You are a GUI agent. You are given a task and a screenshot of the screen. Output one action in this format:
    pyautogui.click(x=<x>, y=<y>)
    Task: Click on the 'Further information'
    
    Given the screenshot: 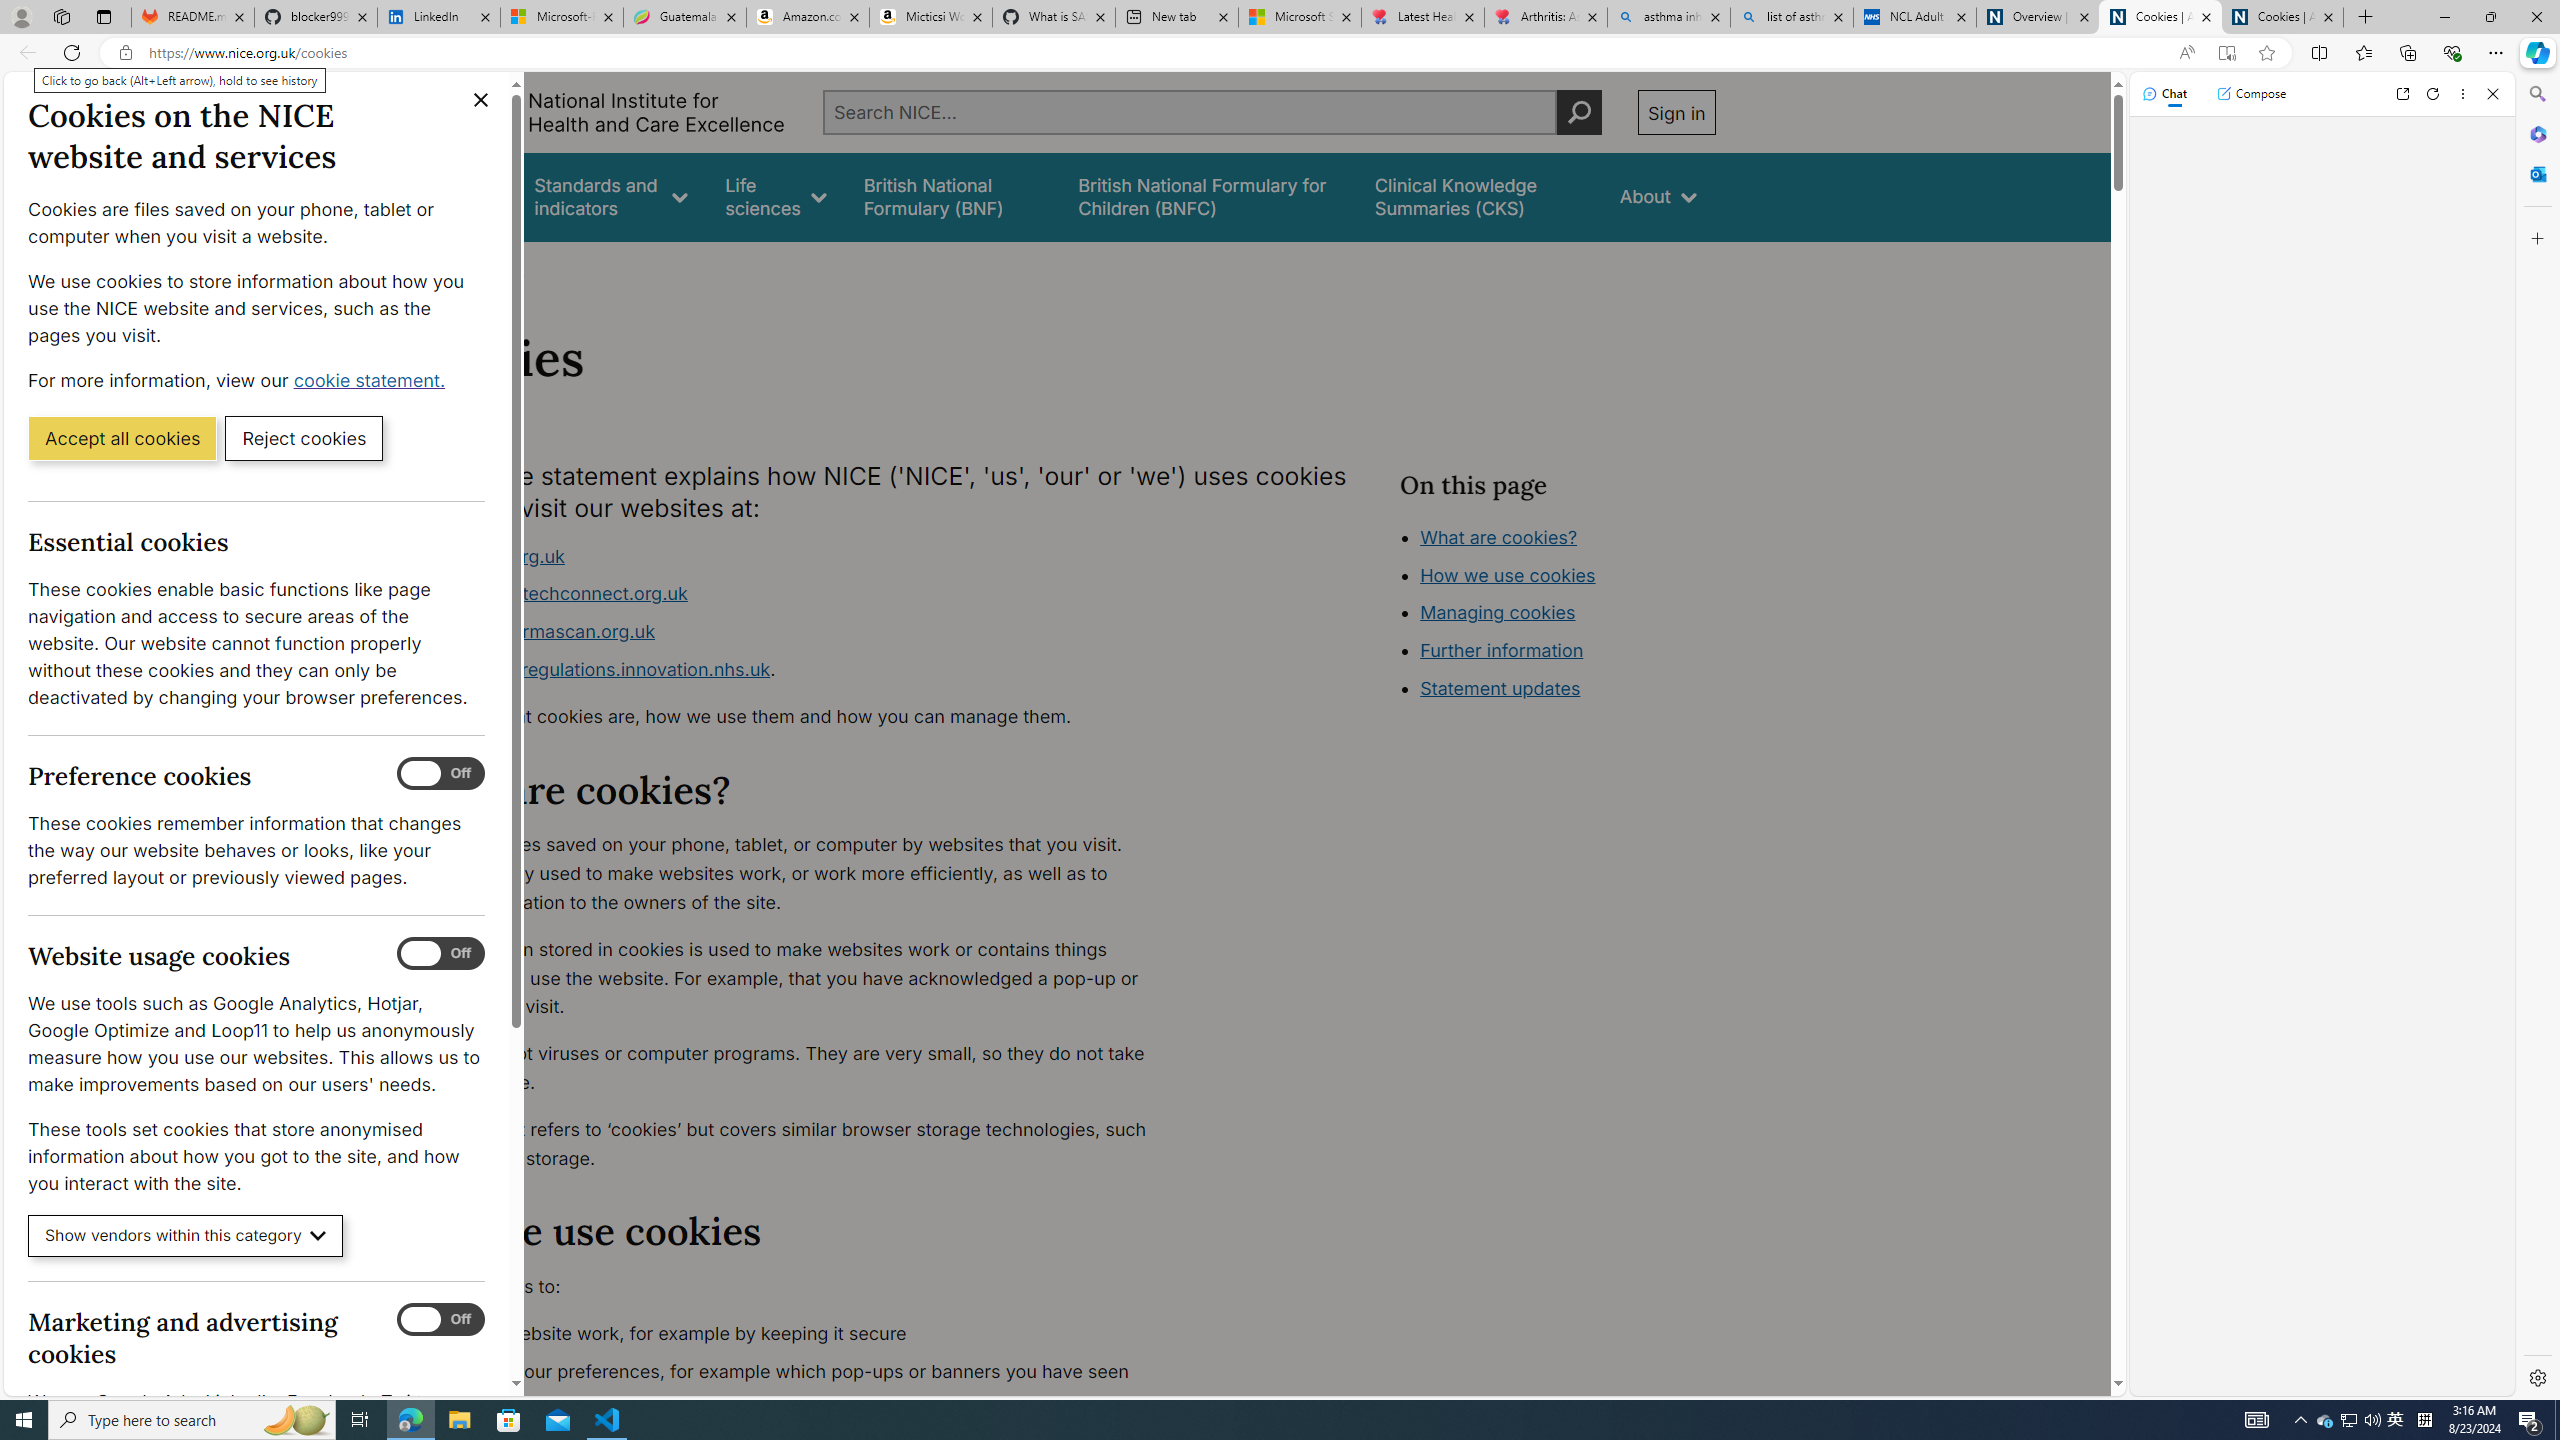 What is the action you would take?
    pyautogui.click(x=1501, y=650)
    